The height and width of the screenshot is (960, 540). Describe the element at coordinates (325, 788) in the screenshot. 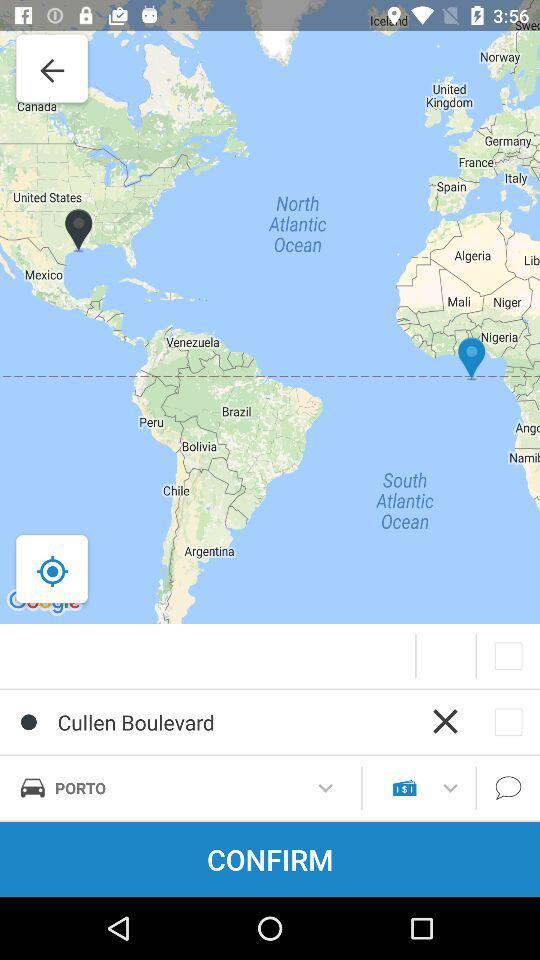

I see `the button which is next to the porto` at that location.